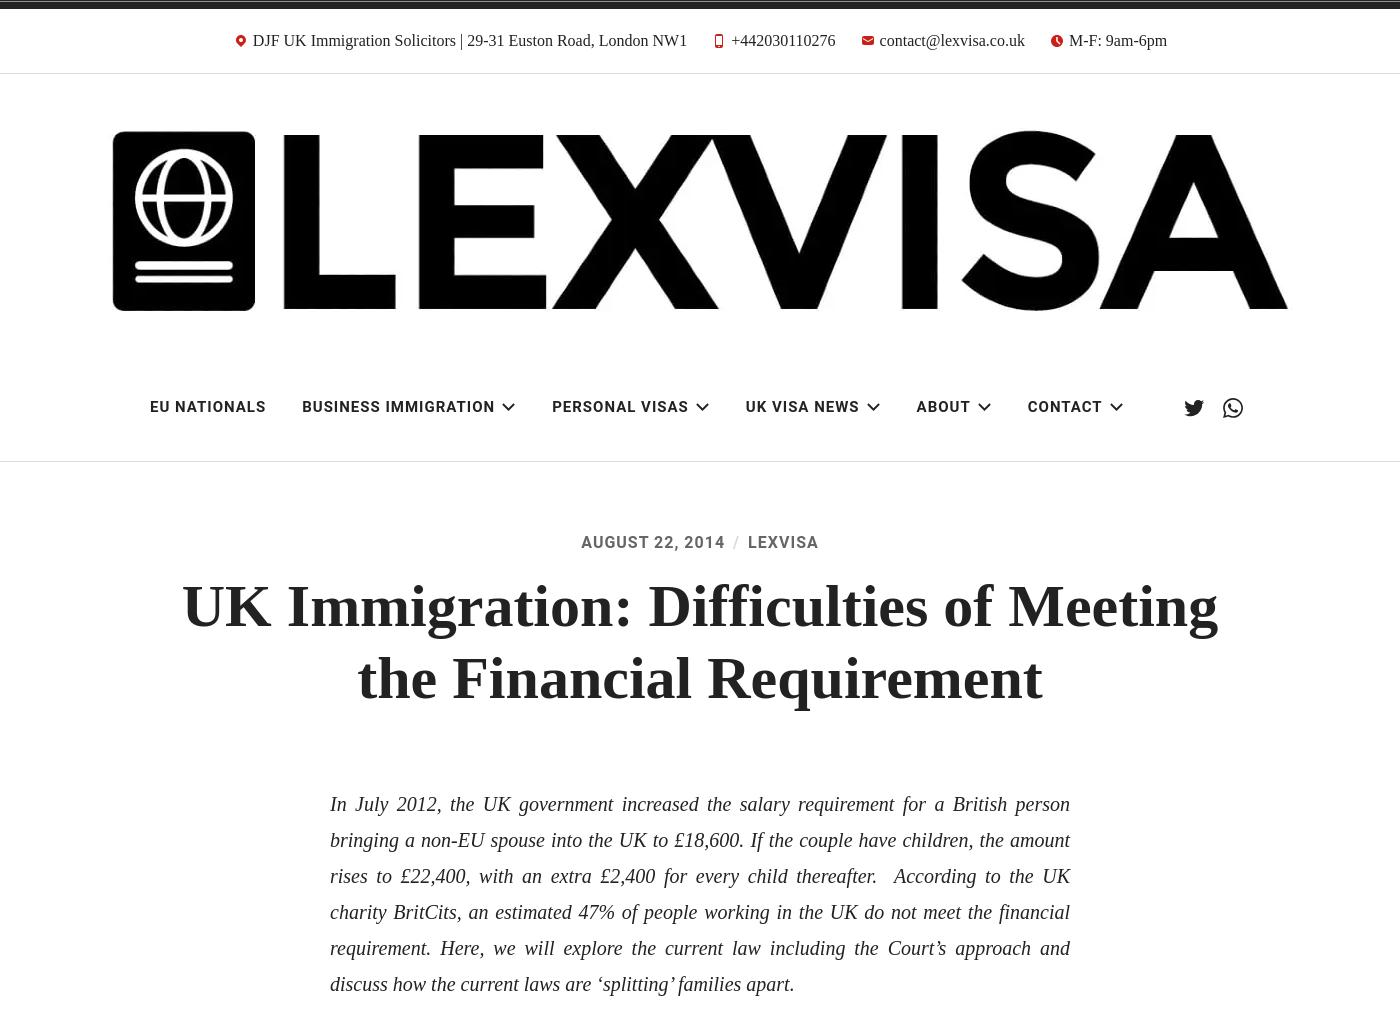  I want to click on 'About', so click(943, 406).